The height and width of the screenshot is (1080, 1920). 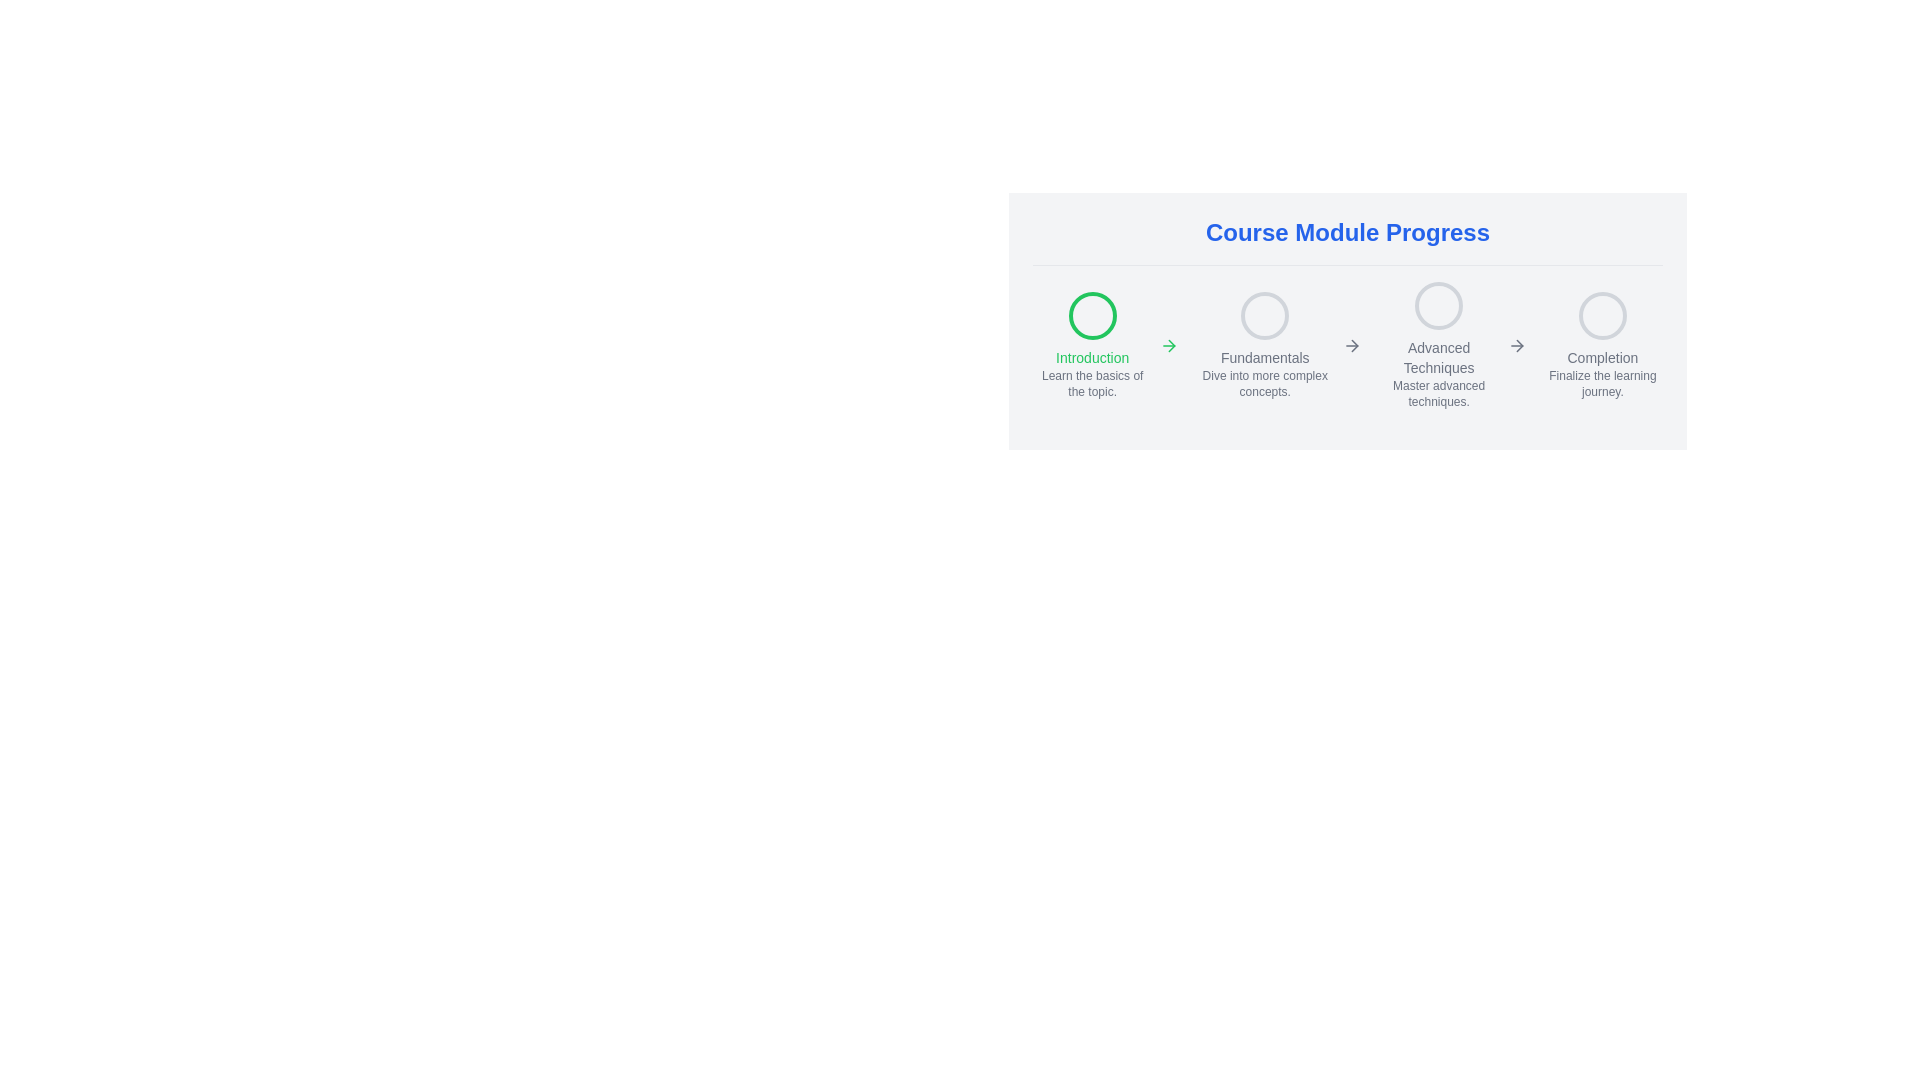 What do you see at coordinates (1348, 240) in the screenshot?
I see `text header displaying 'Course Module Progress', which is bold, large, and bright blue, located at the top of the course progress section` at bounding box center [1348, 240].